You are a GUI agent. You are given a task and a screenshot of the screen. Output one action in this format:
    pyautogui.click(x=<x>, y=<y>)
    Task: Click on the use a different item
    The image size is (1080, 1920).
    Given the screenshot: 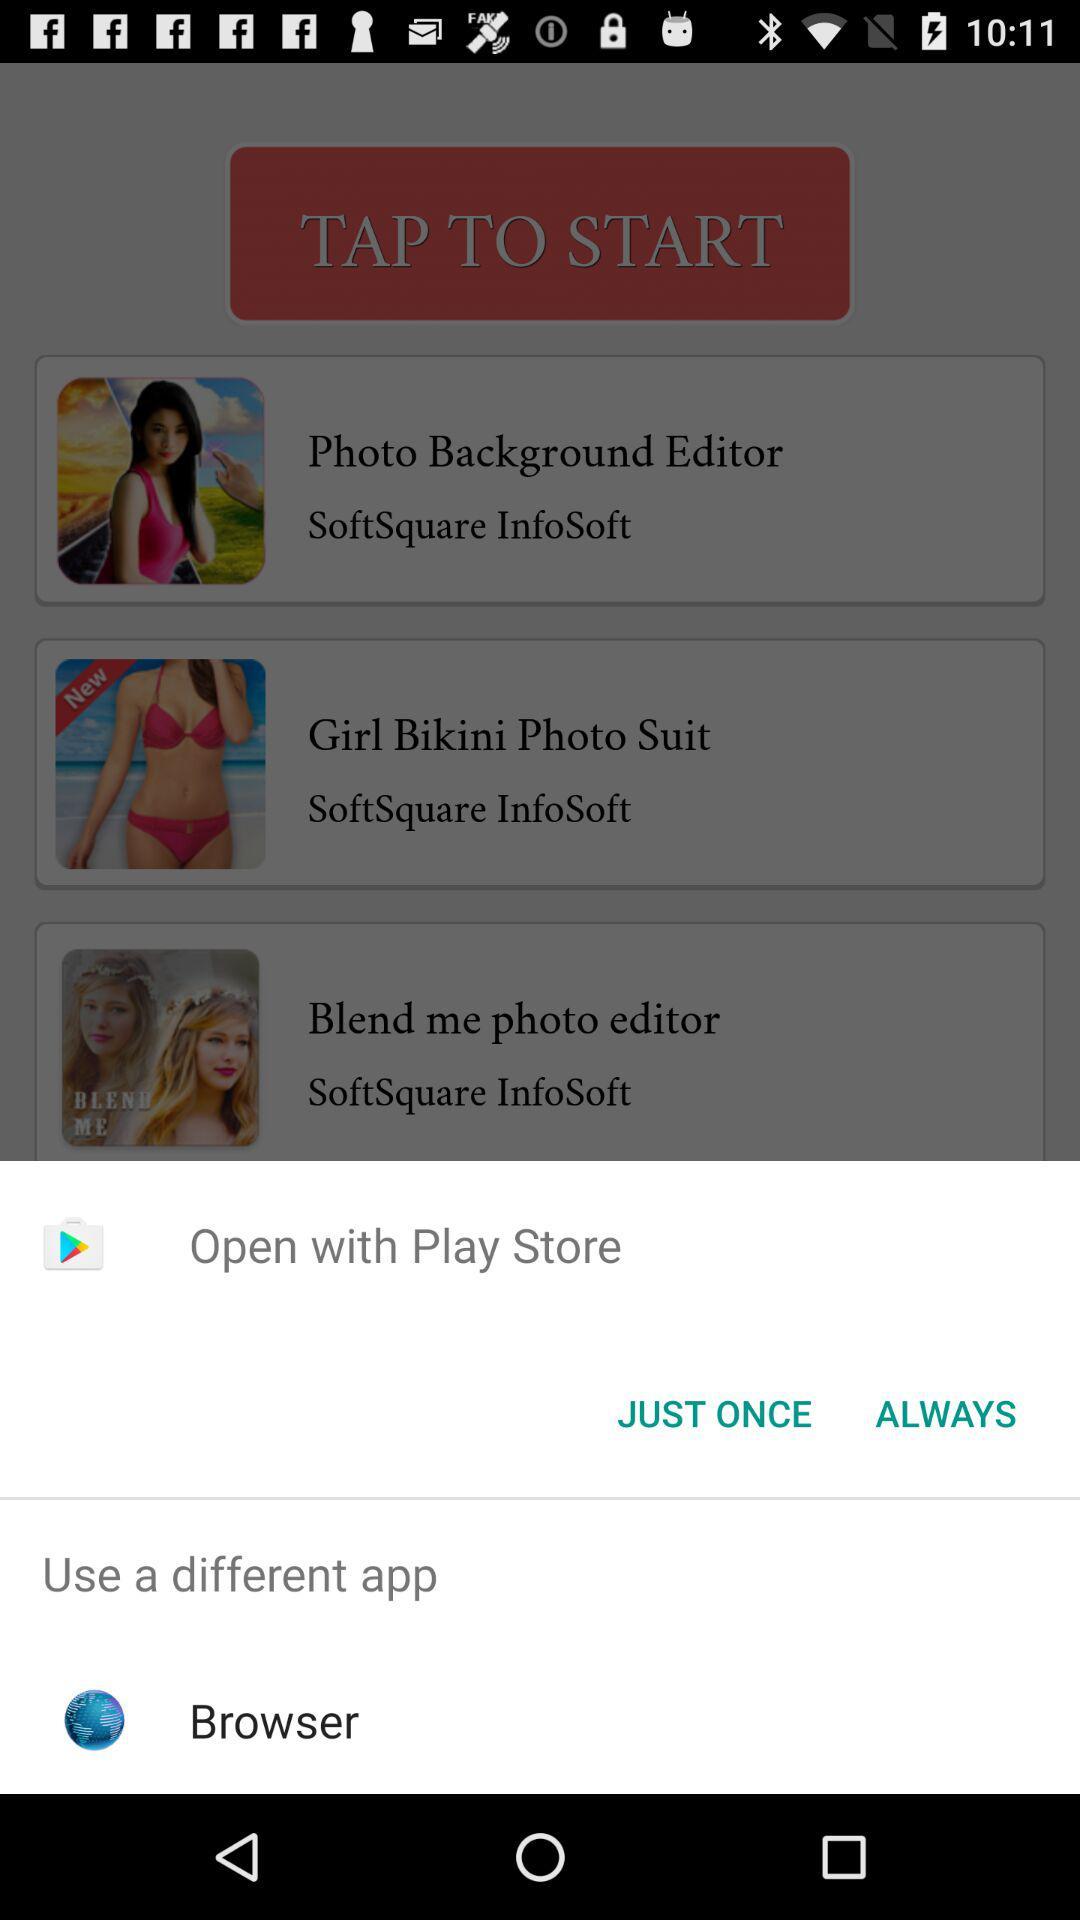 What is the action you would take?
    pyautogui.click(x=540, y=1572)
    